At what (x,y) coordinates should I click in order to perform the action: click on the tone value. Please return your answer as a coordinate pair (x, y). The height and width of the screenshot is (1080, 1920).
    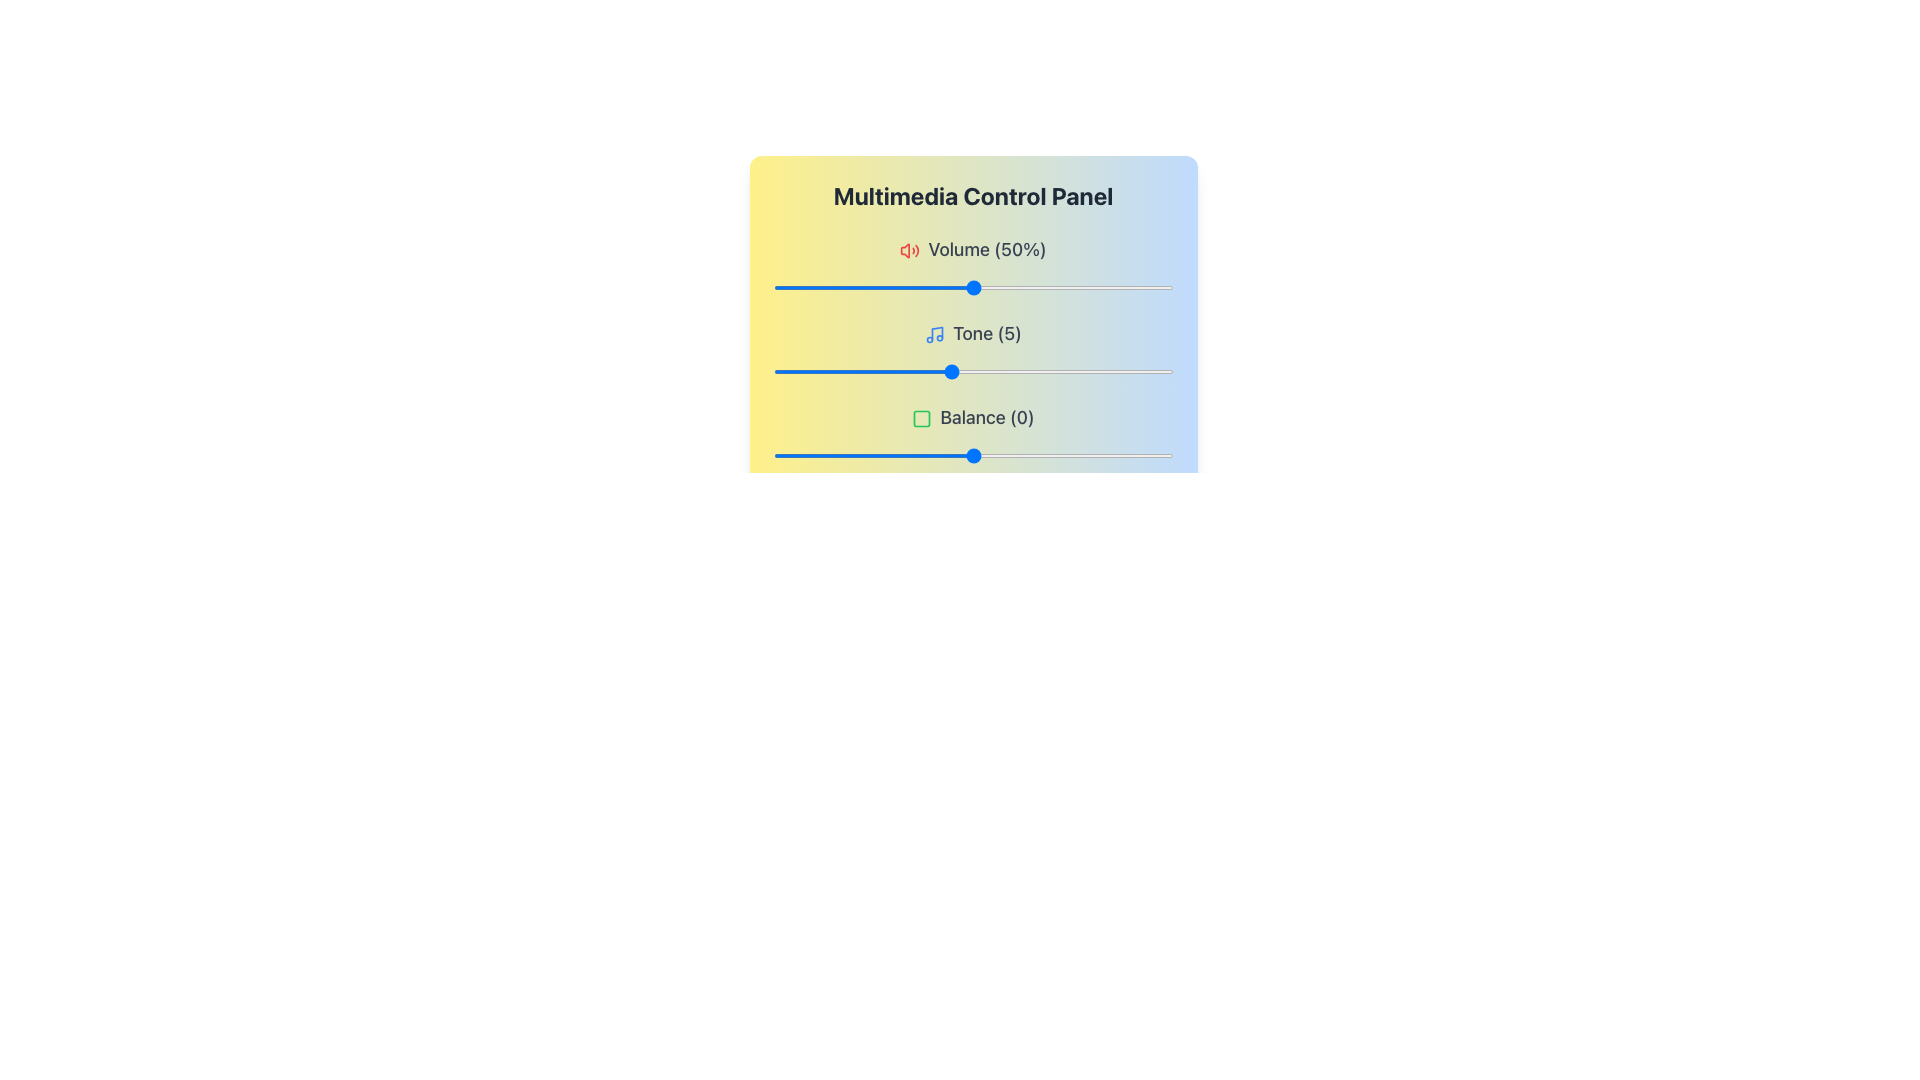
    Looking at the image, I should click on (817, 371).